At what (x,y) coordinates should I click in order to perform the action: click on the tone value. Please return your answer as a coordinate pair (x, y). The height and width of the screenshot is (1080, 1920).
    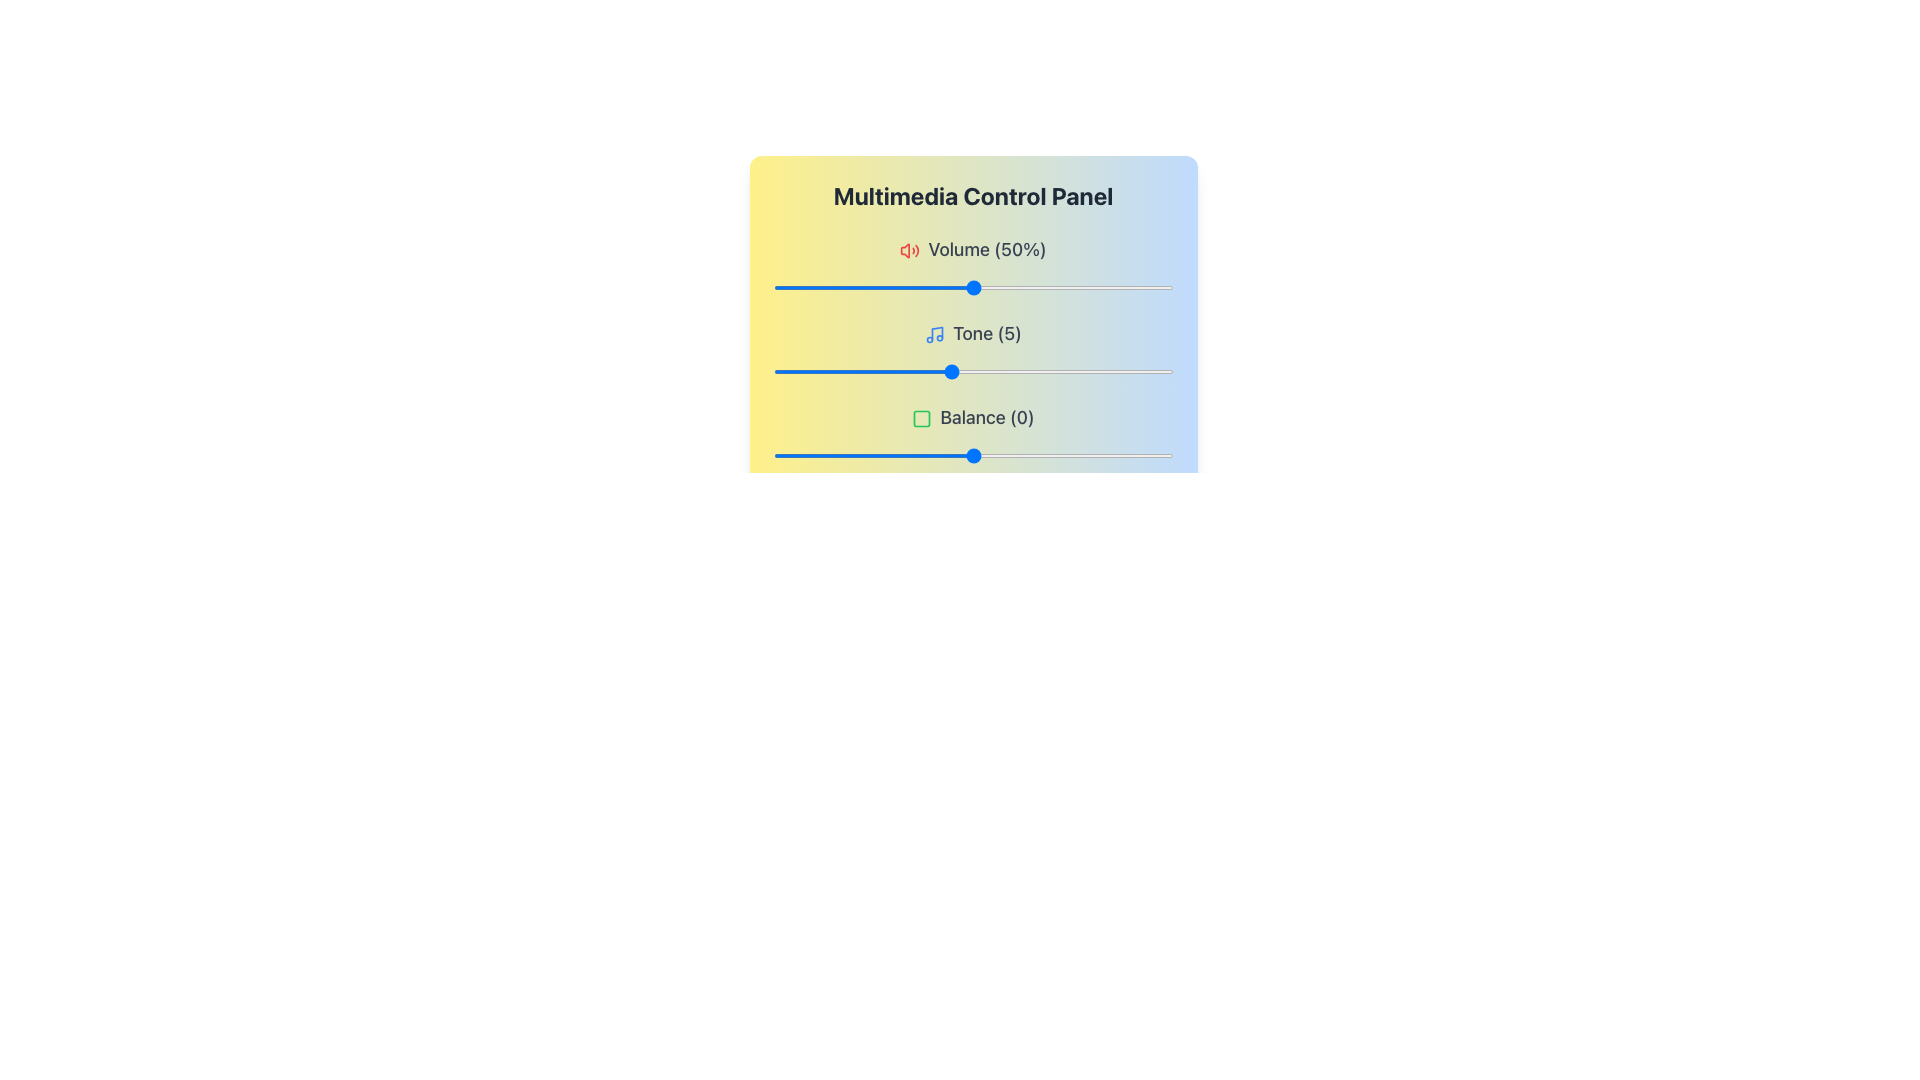
    Looking at the image, I should click on (817, 371).